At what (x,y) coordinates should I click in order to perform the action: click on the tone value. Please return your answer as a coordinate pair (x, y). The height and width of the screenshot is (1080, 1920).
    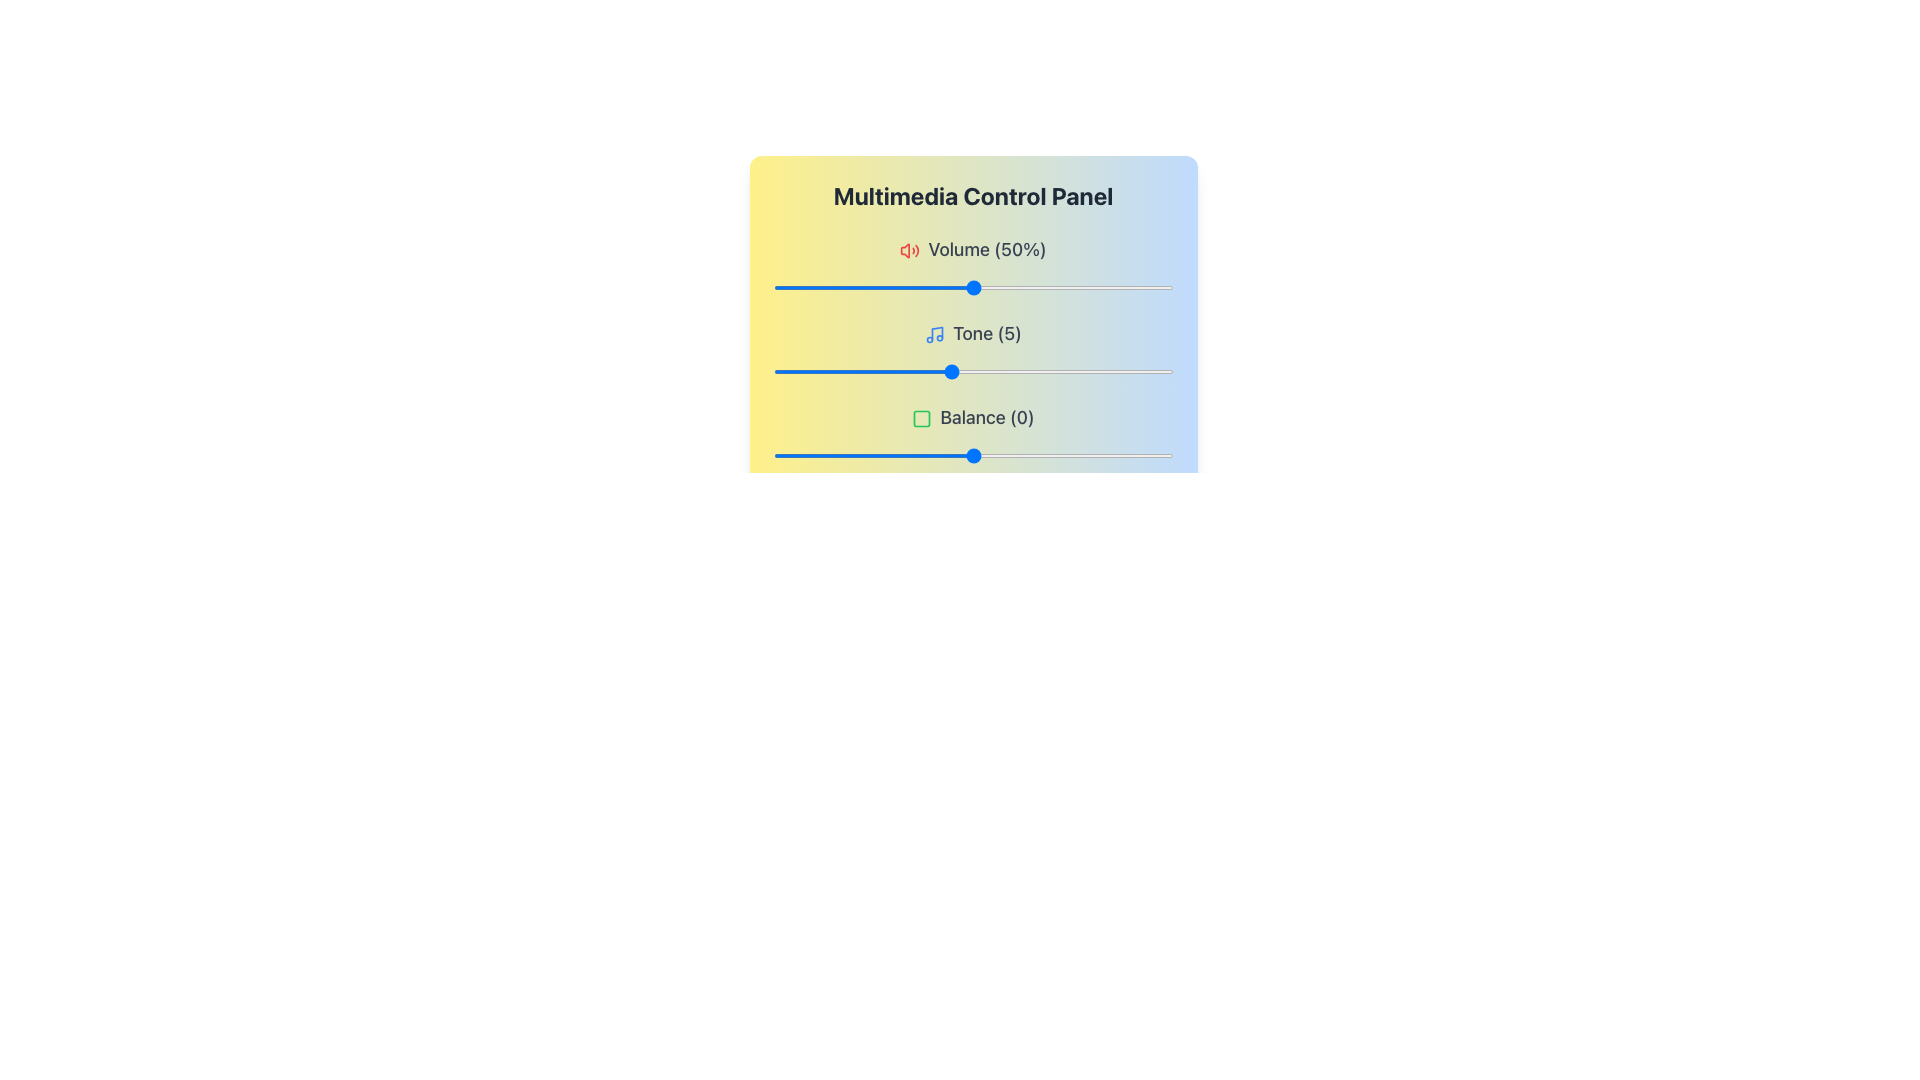
    Looking at the image, I should click on (817, 371).